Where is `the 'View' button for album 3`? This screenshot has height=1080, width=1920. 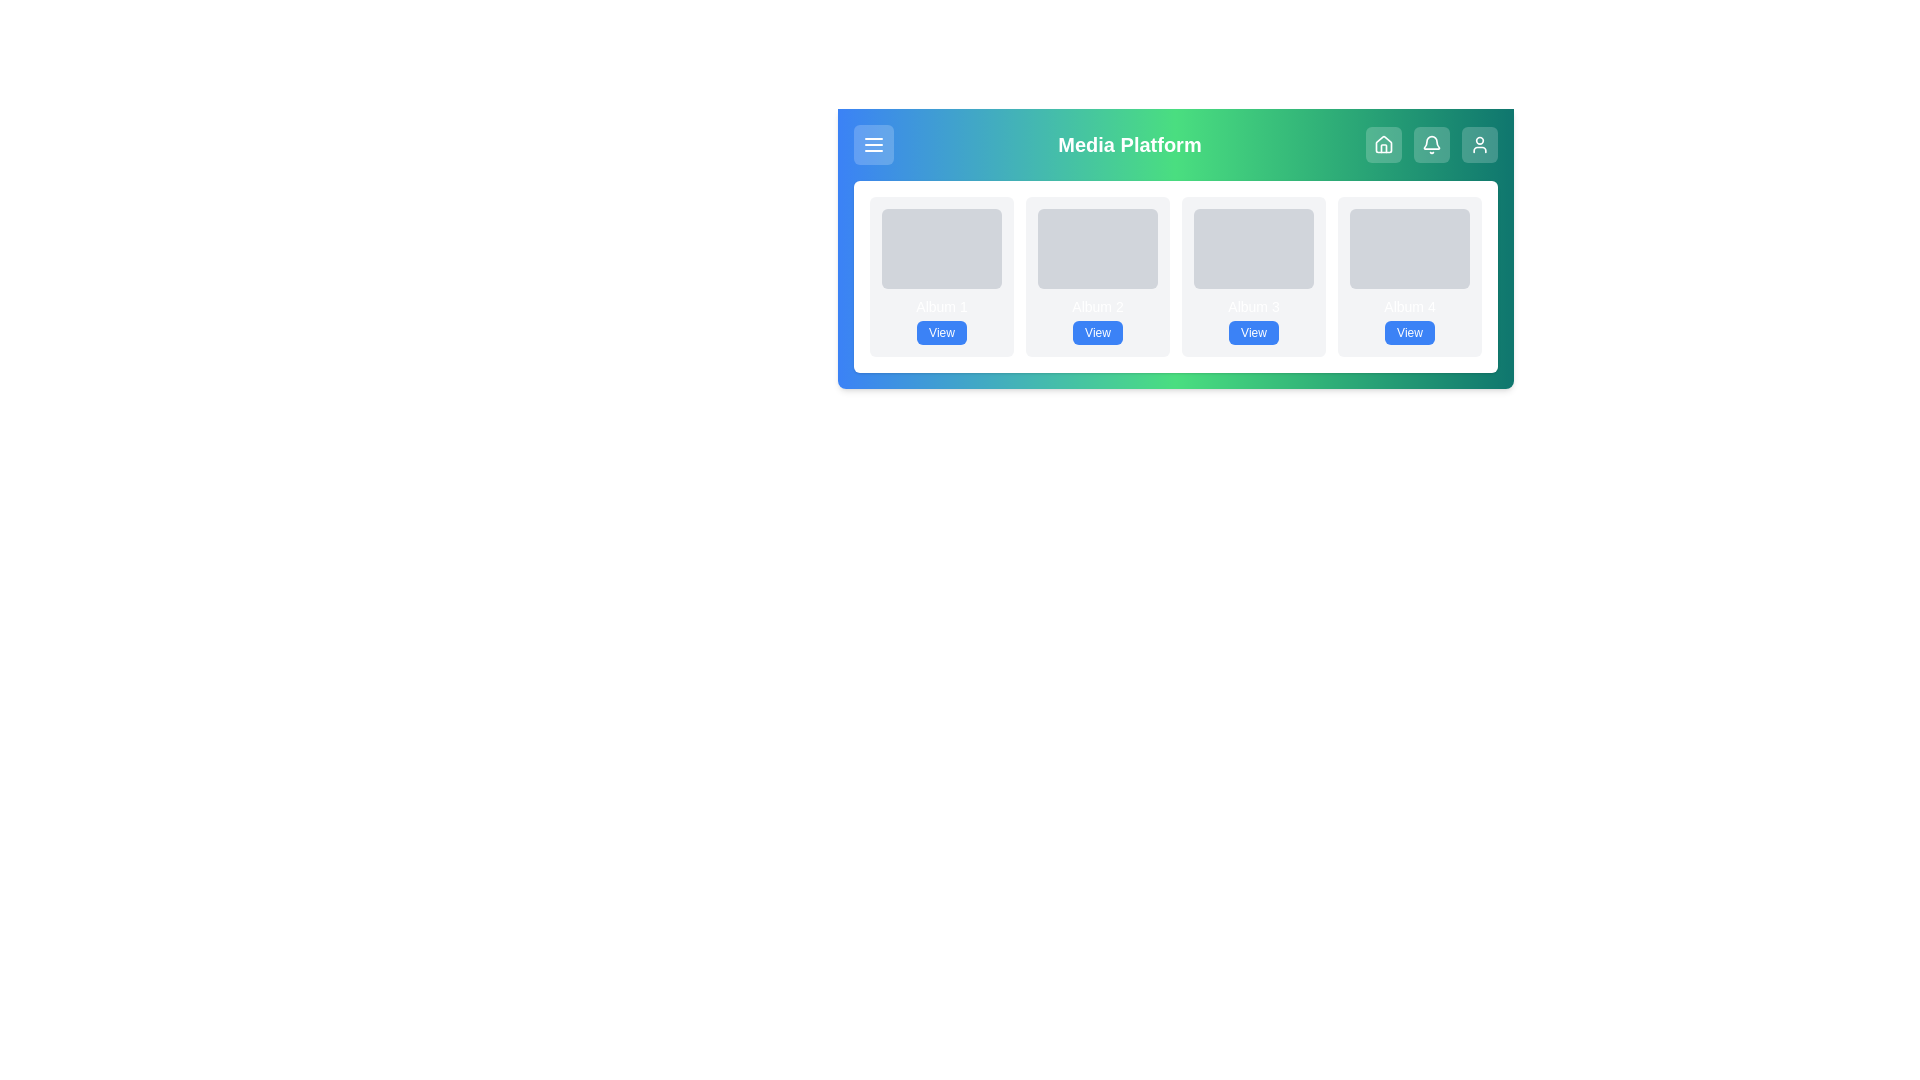 the 'View' button for album 3 is located at coordinates (1252, 331).